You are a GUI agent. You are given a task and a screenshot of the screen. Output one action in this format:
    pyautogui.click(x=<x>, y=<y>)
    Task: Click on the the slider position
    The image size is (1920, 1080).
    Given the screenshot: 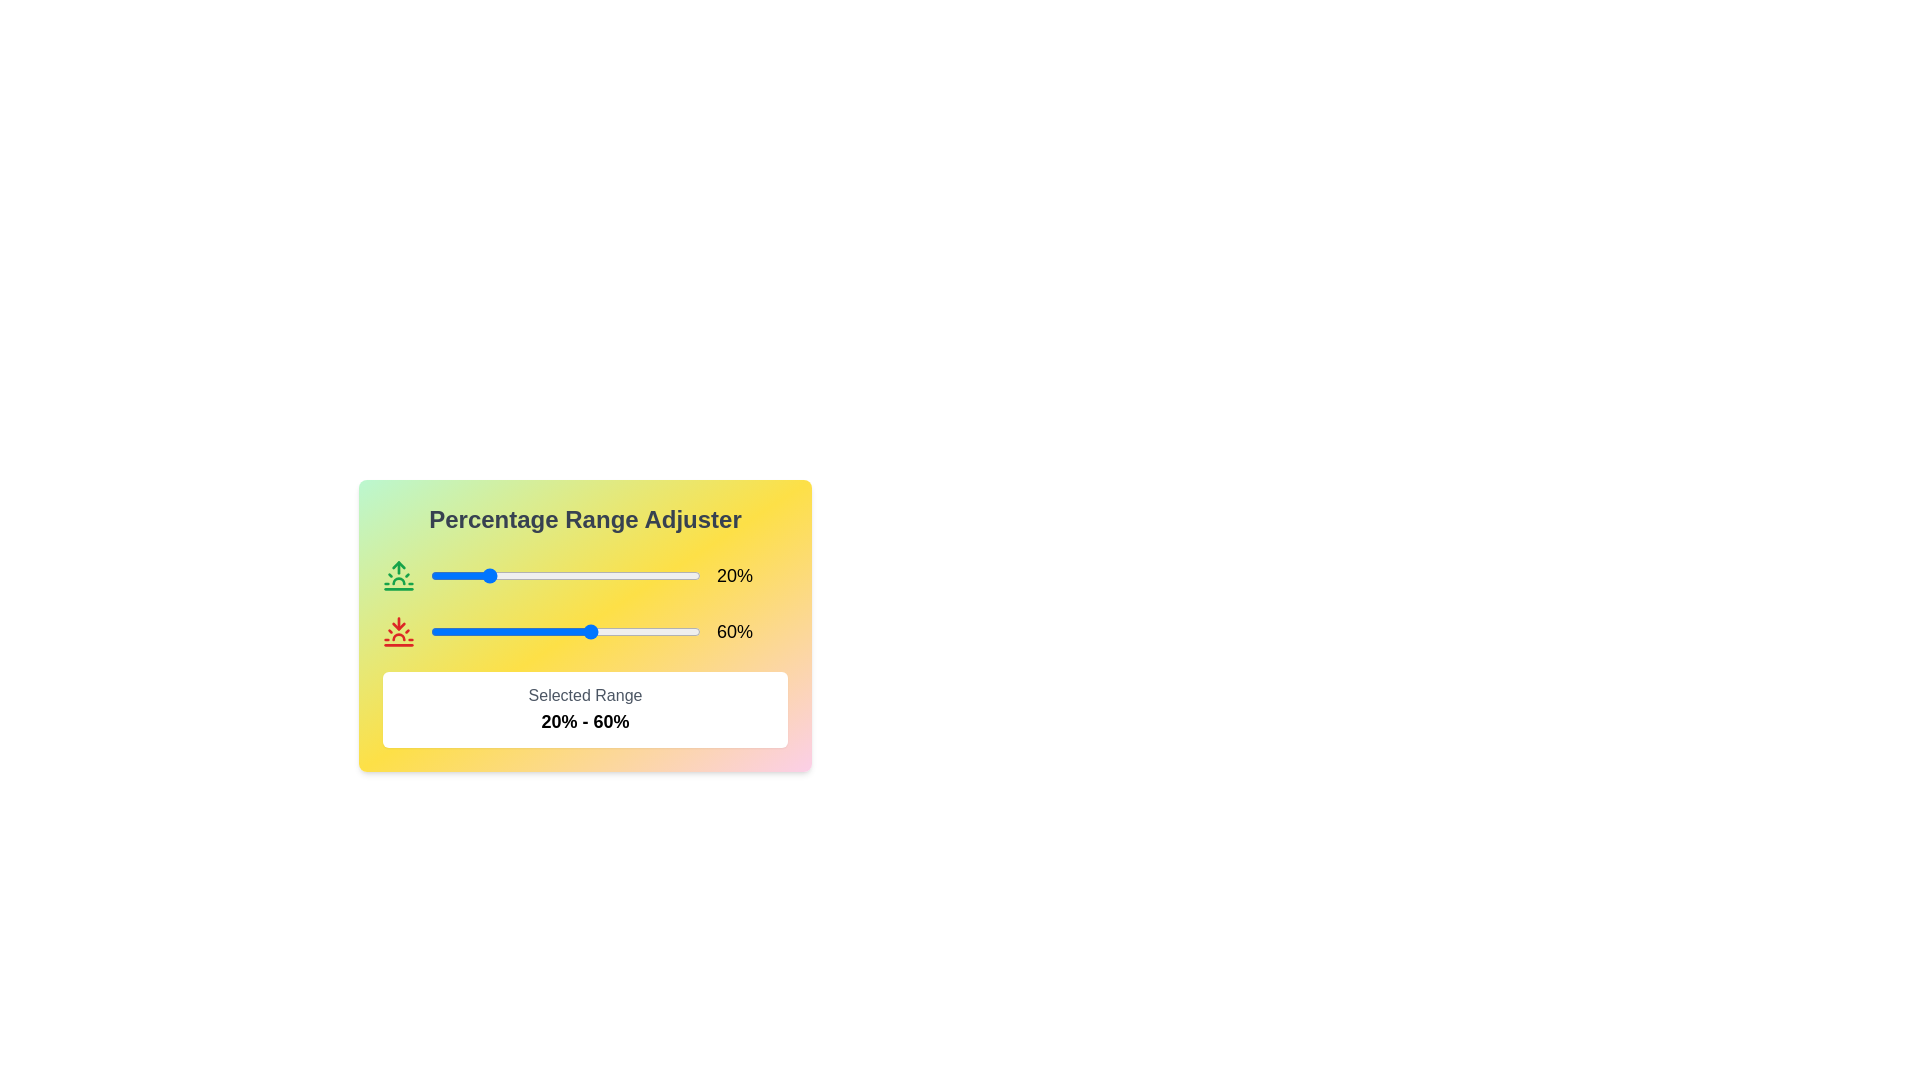 What is the action you would take?
    pyautogui.click(x=646, y=632)
    